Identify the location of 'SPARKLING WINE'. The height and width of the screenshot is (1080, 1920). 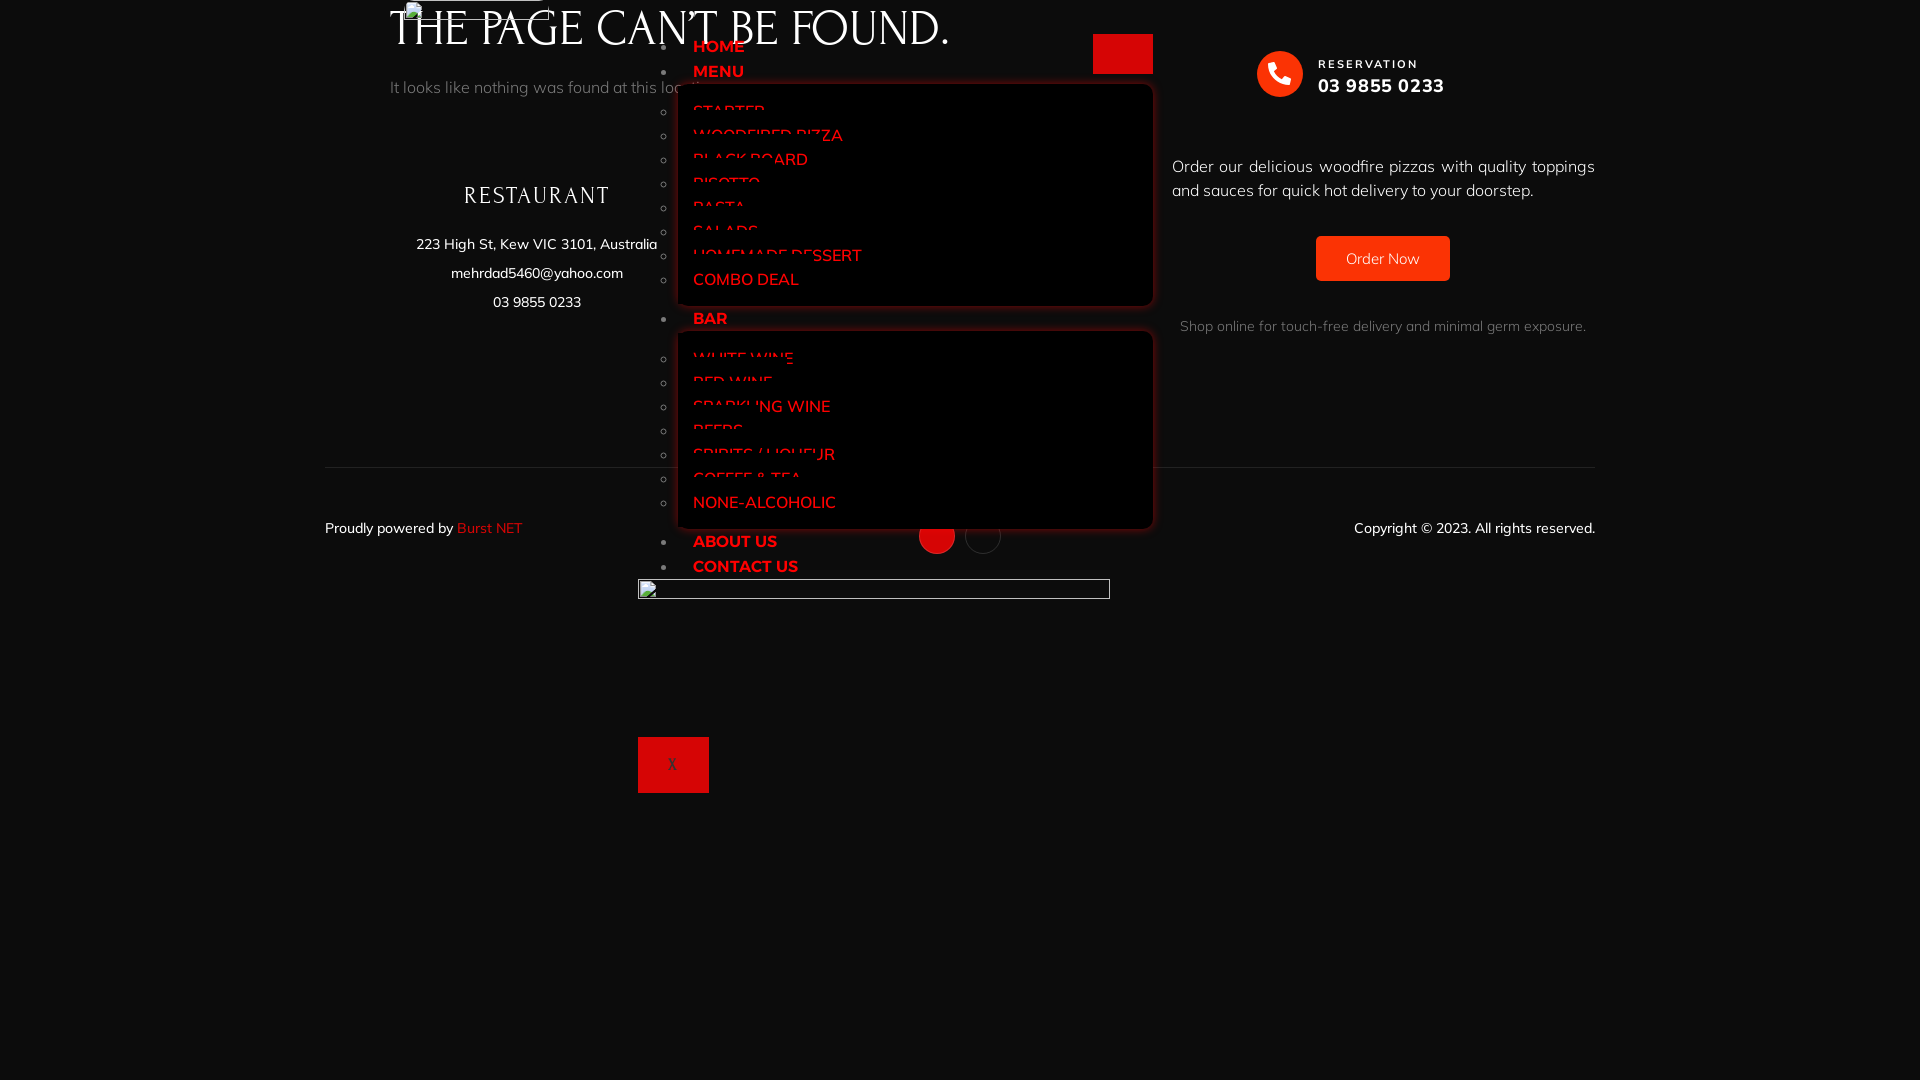
(677, 405).